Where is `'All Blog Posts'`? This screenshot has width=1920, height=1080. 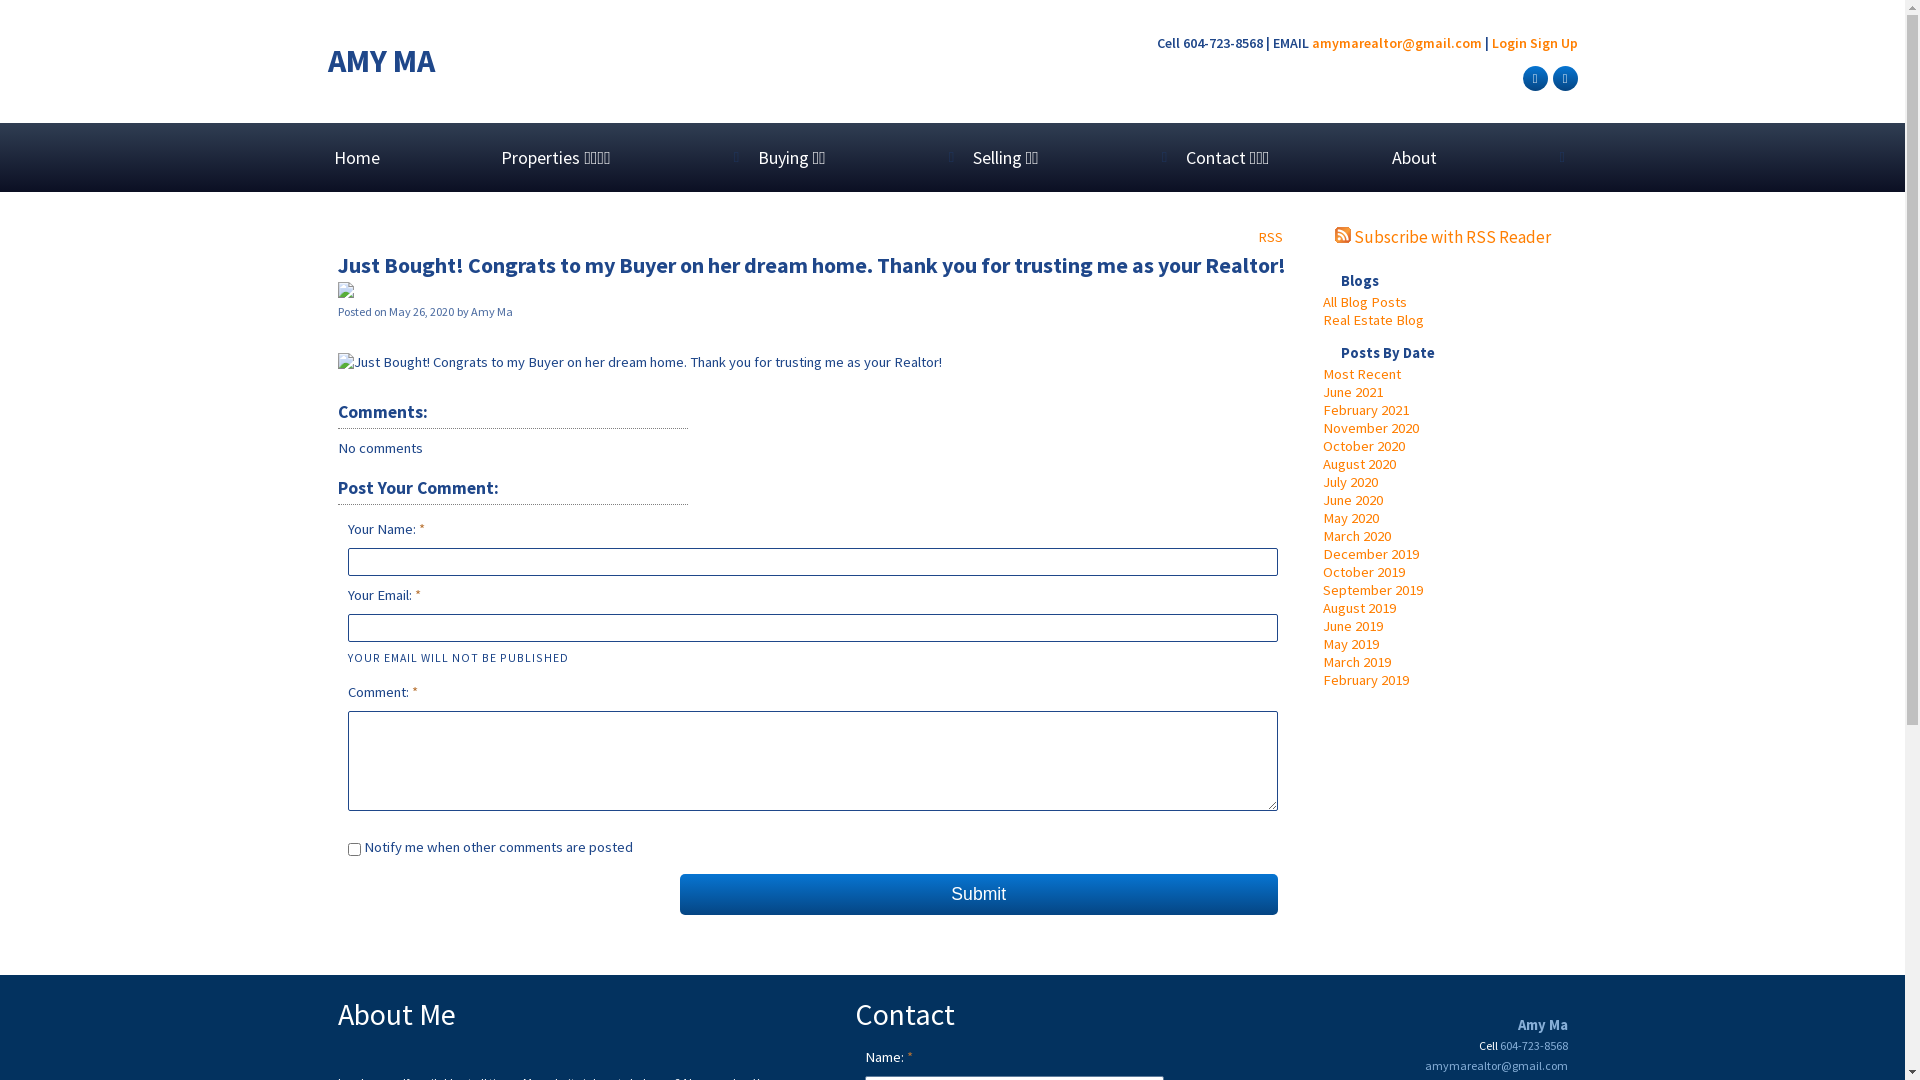
'All Blog Posts' is located at coordinates (1362, 301).